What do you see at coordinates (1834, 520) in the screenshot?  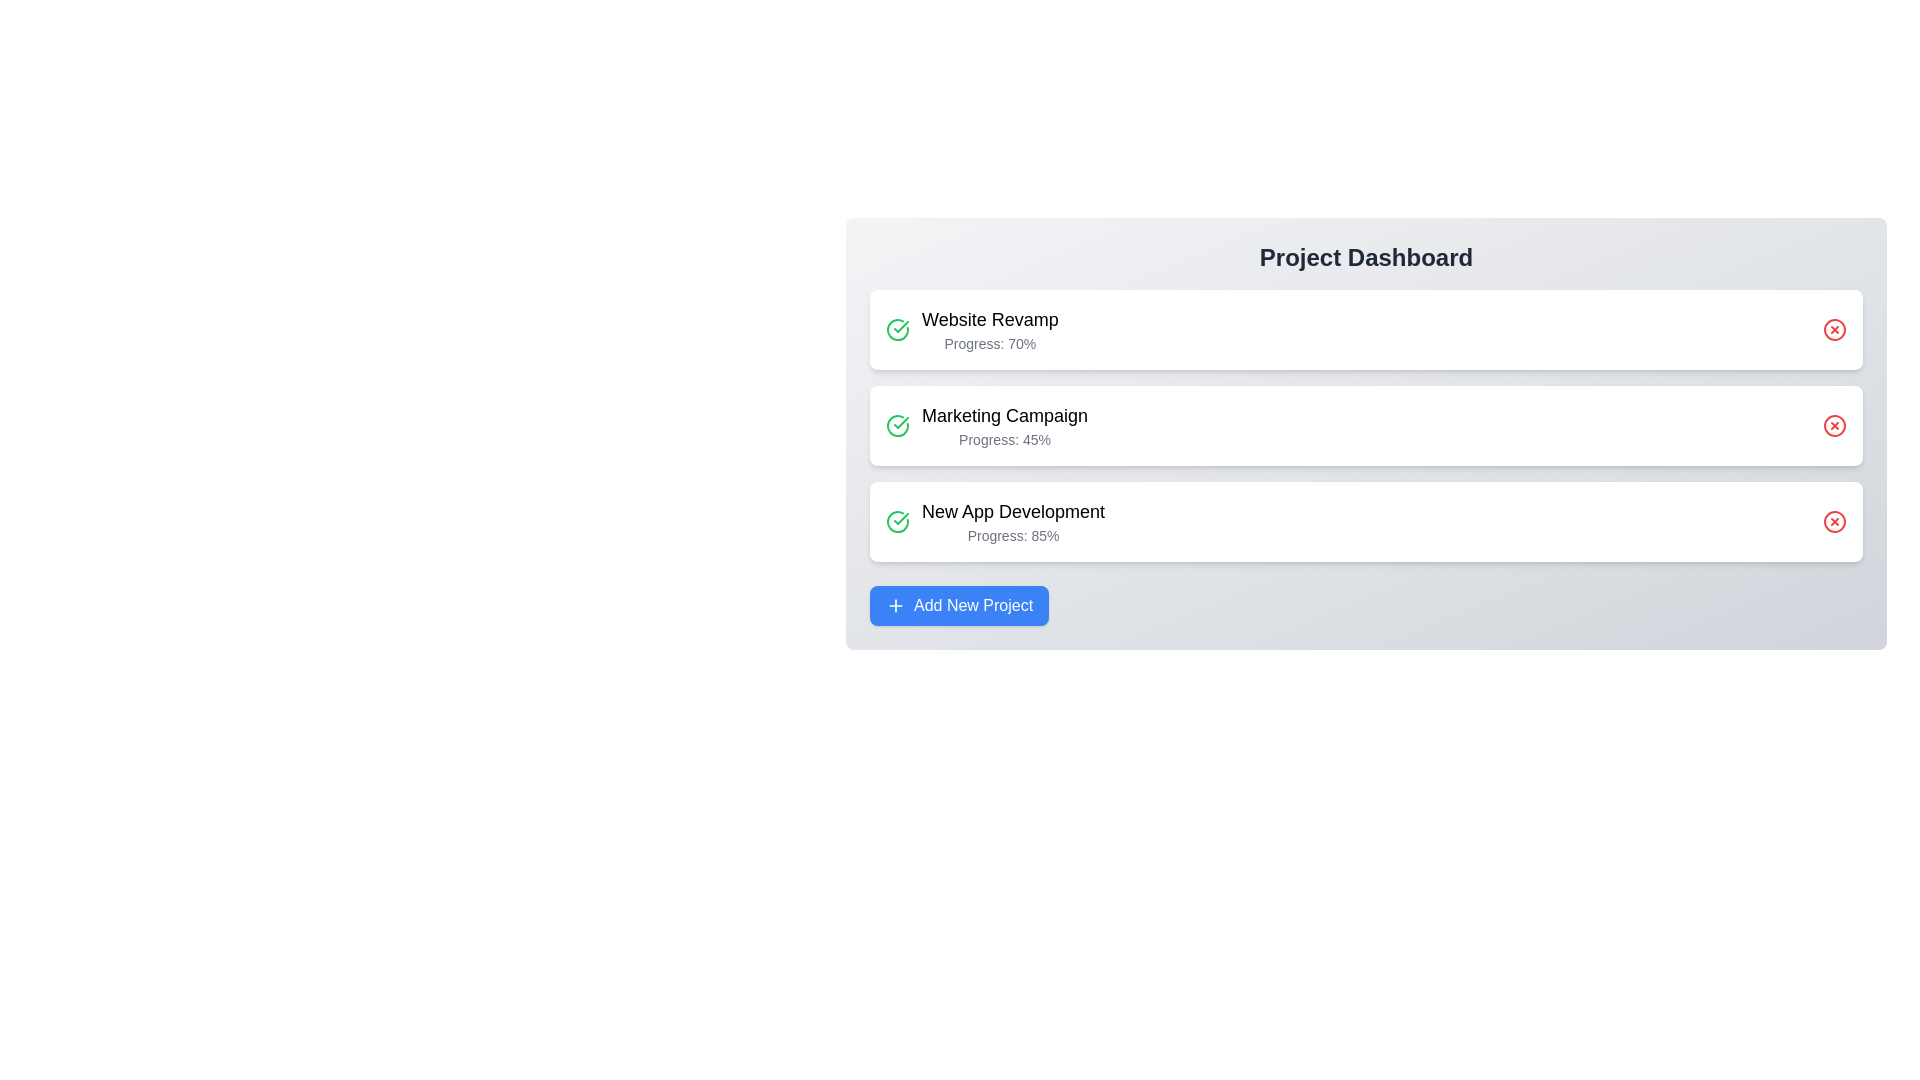 I see `delete button for the project named New App Development` at bounding box center [1834, 520].